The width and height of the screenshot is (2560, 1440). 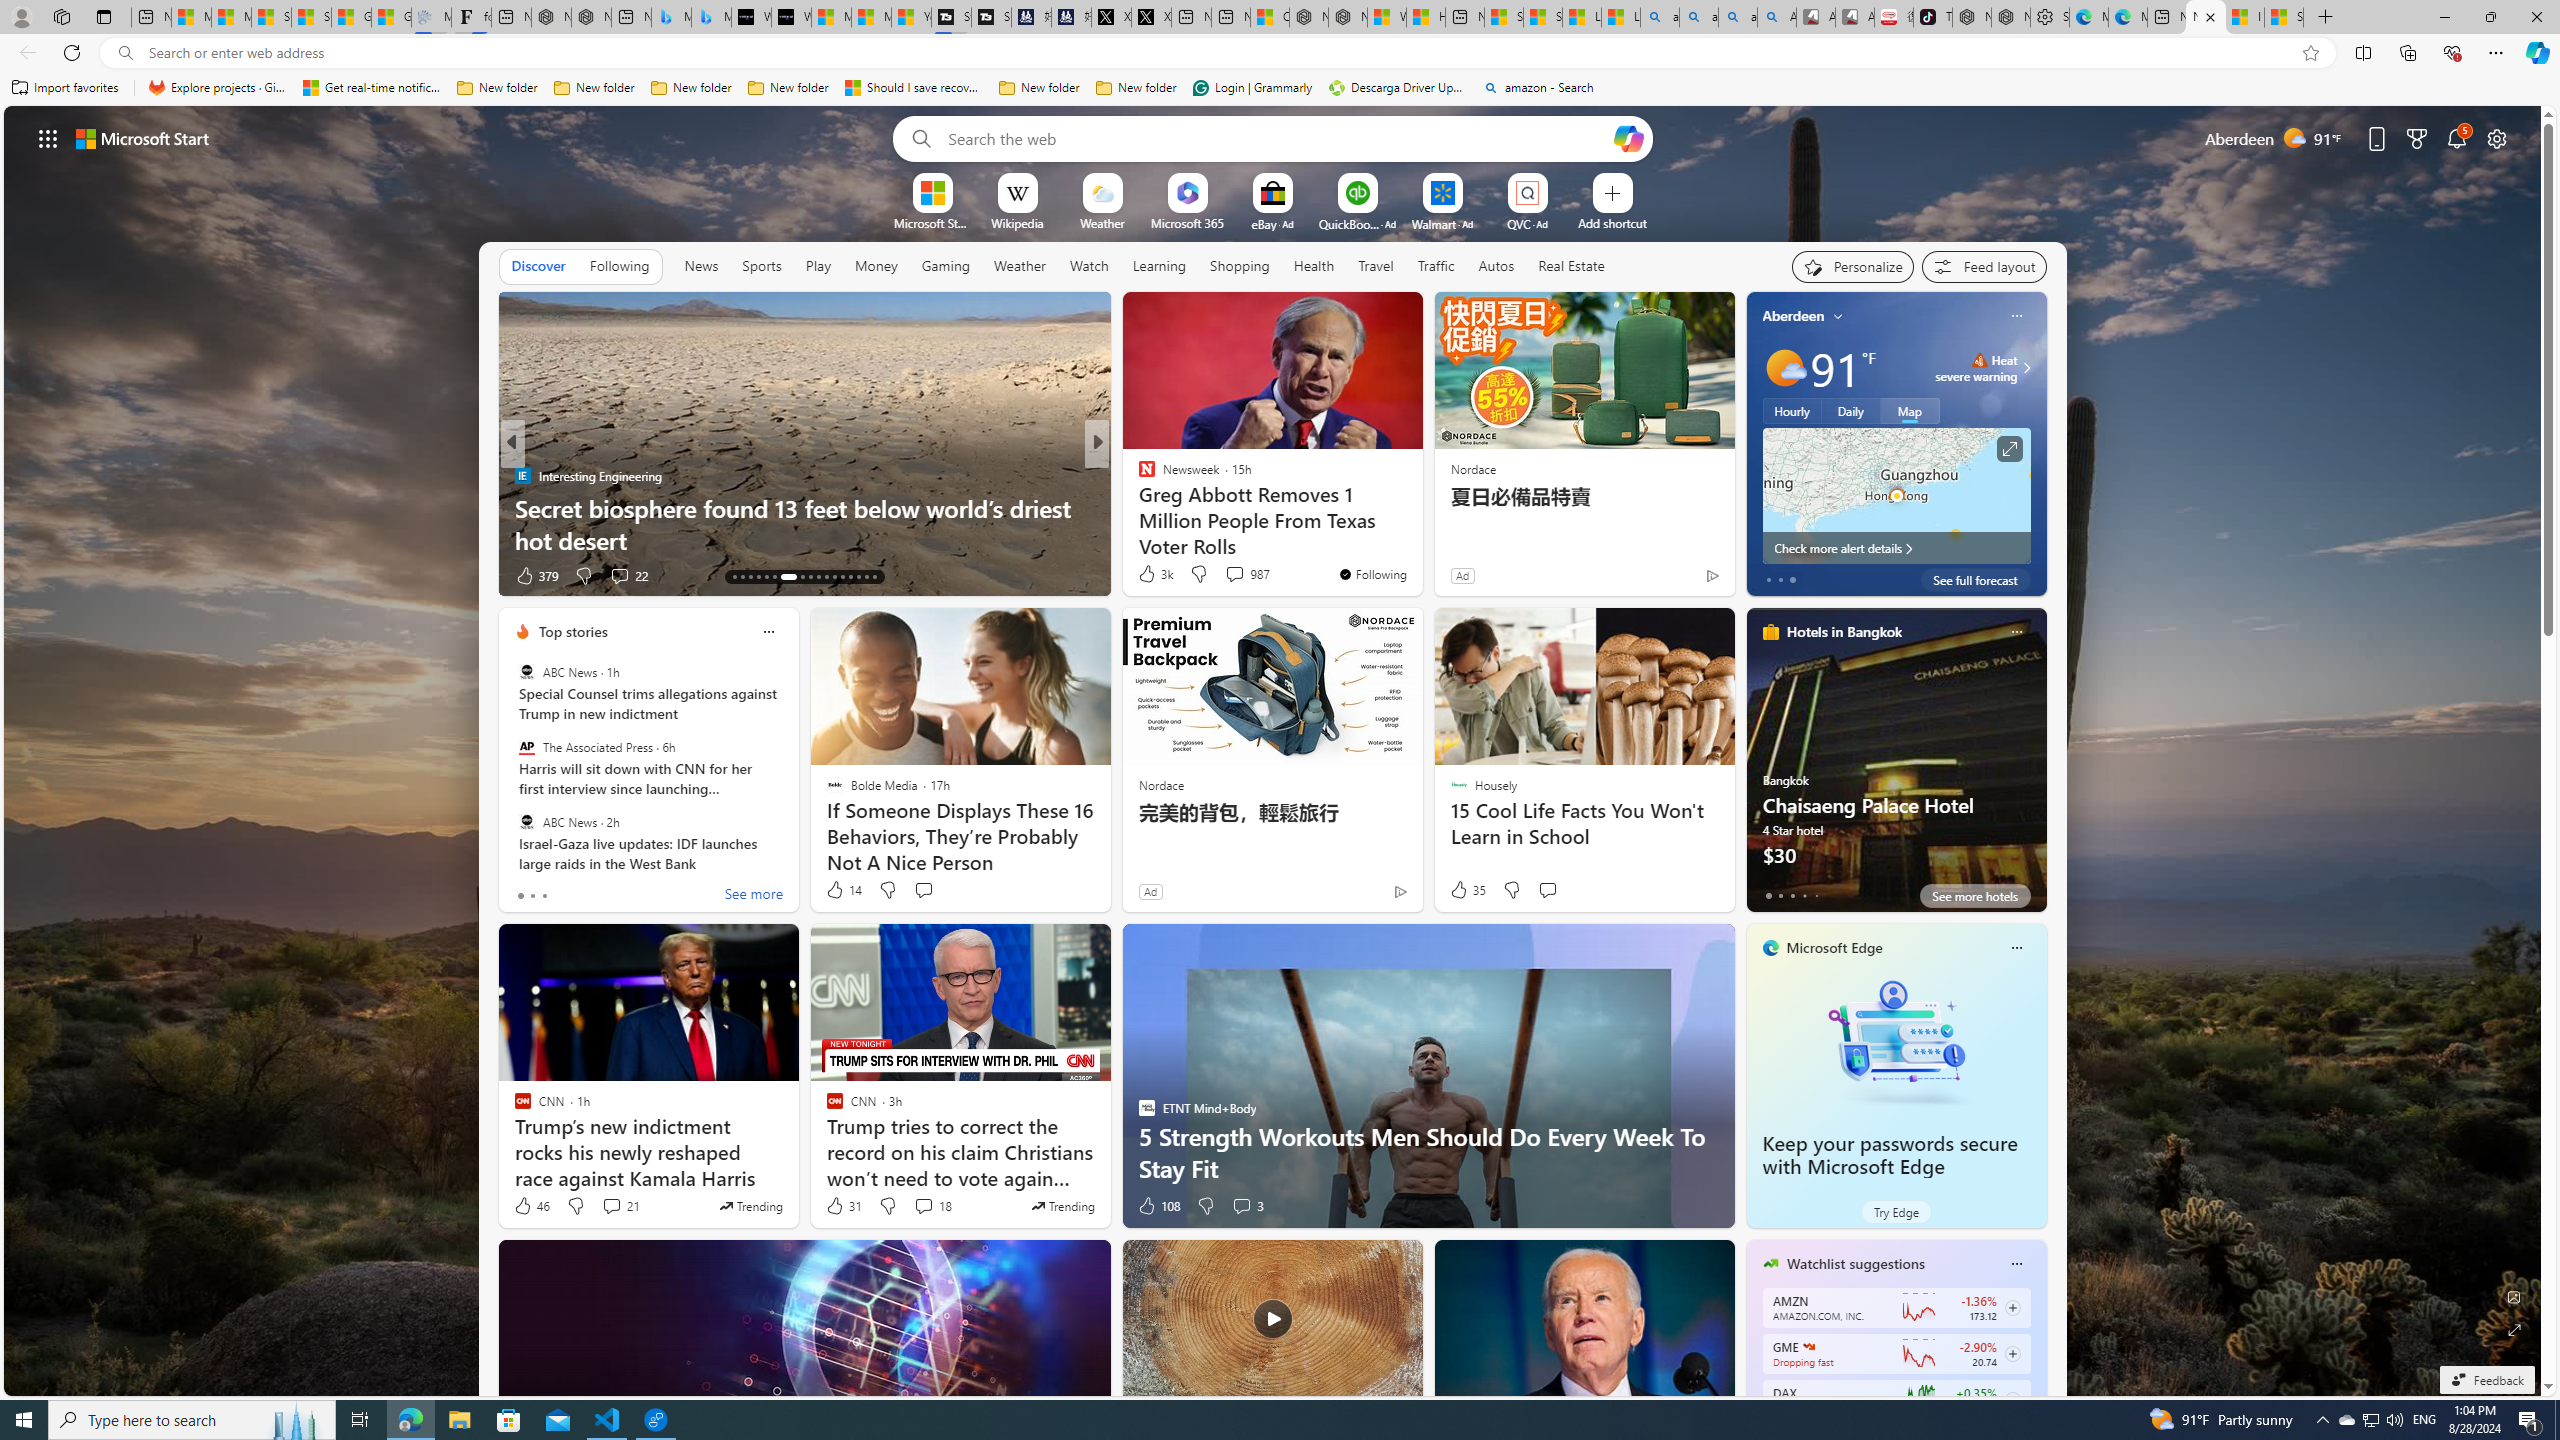 What do you see at coordinates (65, 87) in the screenshot?
I see `'Import favorites'` at bounding box center [65, 87].